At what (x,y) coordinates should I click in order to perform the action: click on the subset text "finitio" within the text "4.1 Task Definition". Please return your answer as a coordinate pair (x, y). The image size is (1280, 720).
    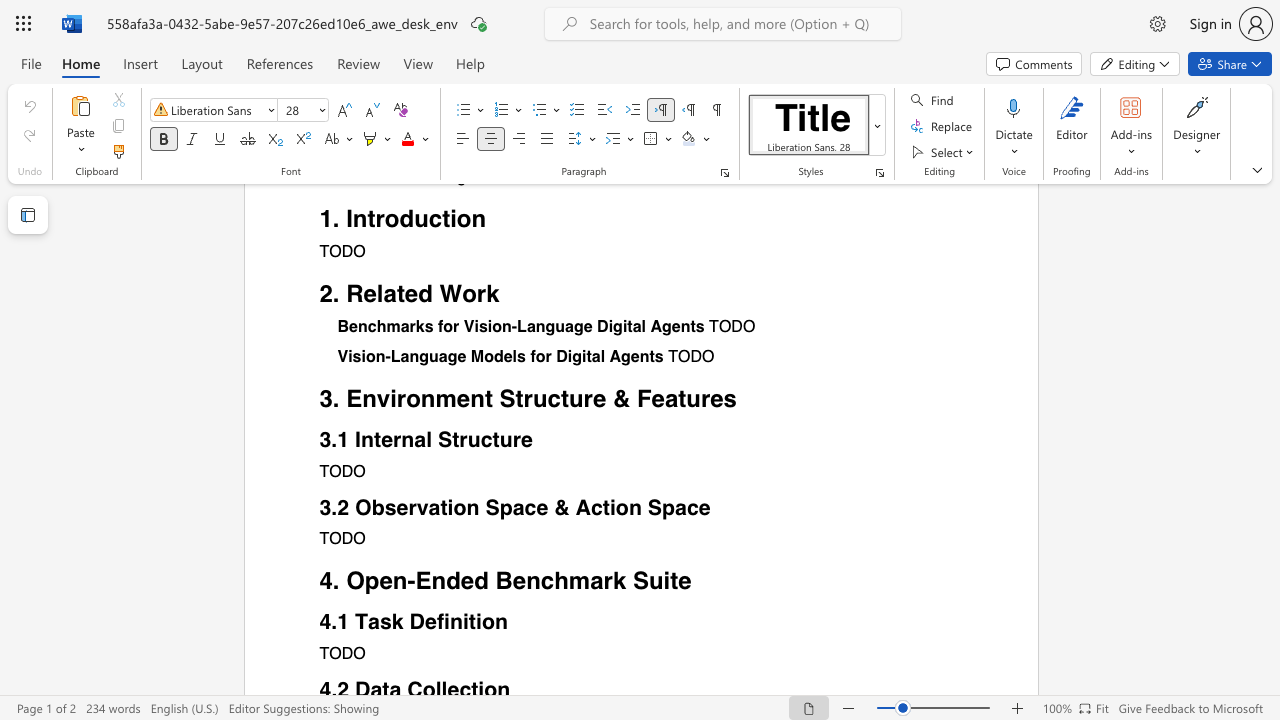
    Looking at the image, I should click on (435, 620).